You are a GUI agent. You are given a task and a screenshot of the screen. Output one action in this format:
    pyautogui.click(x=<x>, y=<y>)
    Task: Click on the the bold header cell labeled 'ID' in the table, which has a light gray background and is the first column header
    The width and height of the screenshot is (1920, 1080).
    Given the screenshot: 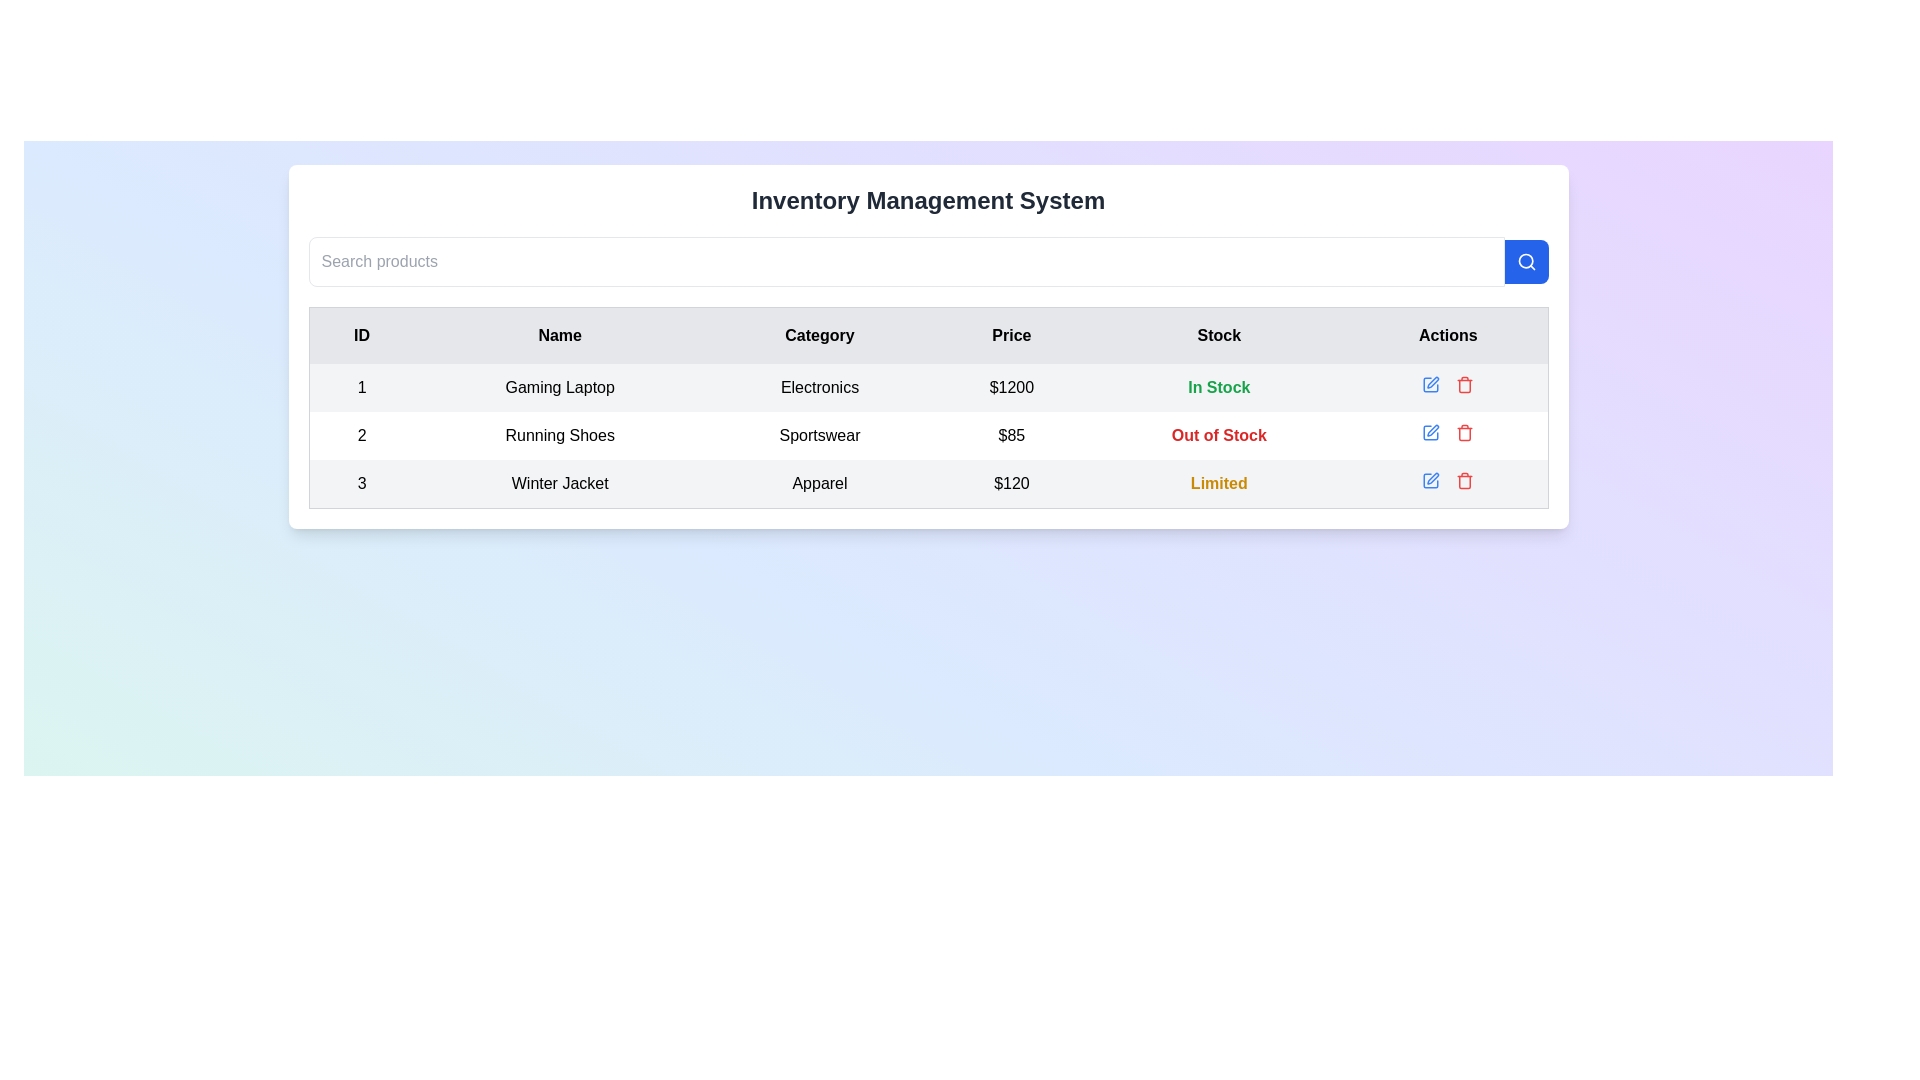 What is the action you would take?
    pyautogui.click(x=361, y=334)
    